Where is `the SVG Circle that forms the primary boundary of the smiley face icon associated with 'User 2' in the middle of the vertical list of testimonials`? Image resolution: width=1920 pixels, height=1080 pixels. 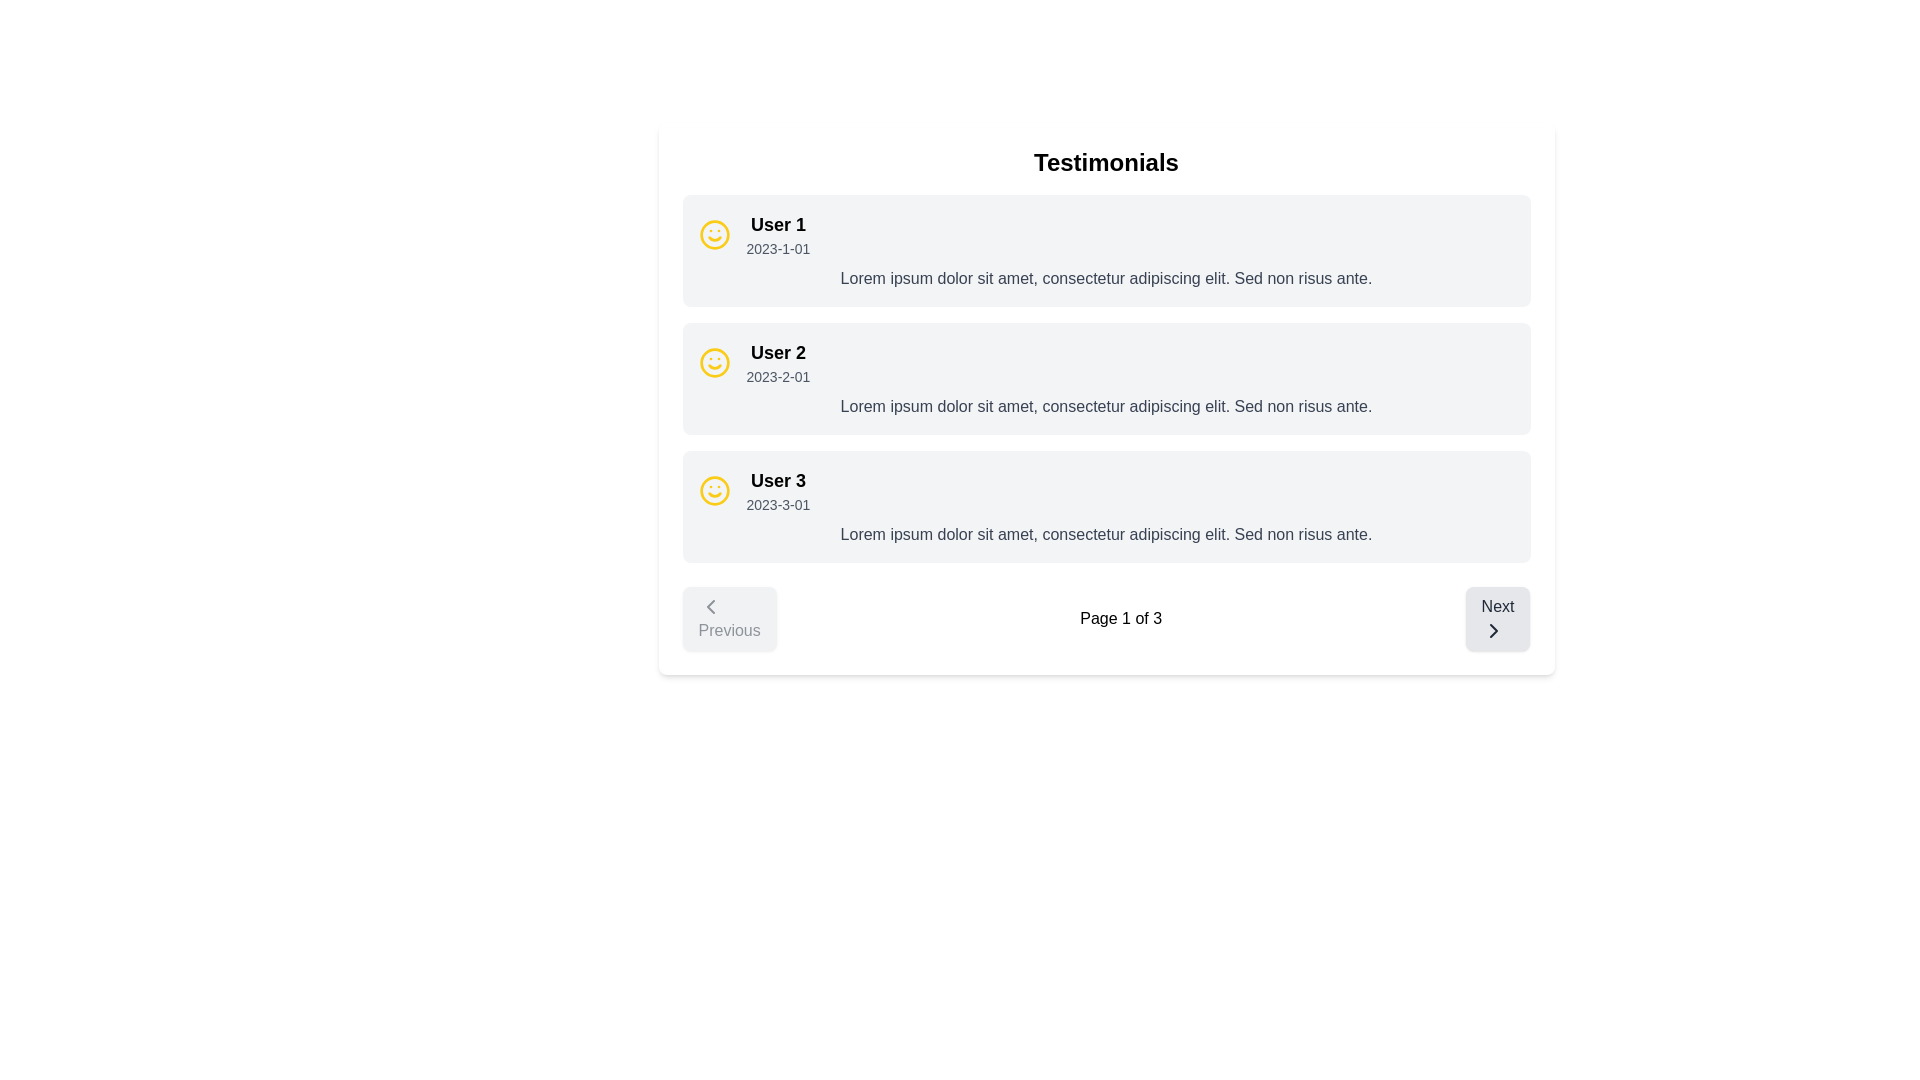 the SVG Circle that forms the primary boundary of the smiley face icon associated with 'User 2' in the middle of the vertical list of testimonials is located at coordinates (714, 362).